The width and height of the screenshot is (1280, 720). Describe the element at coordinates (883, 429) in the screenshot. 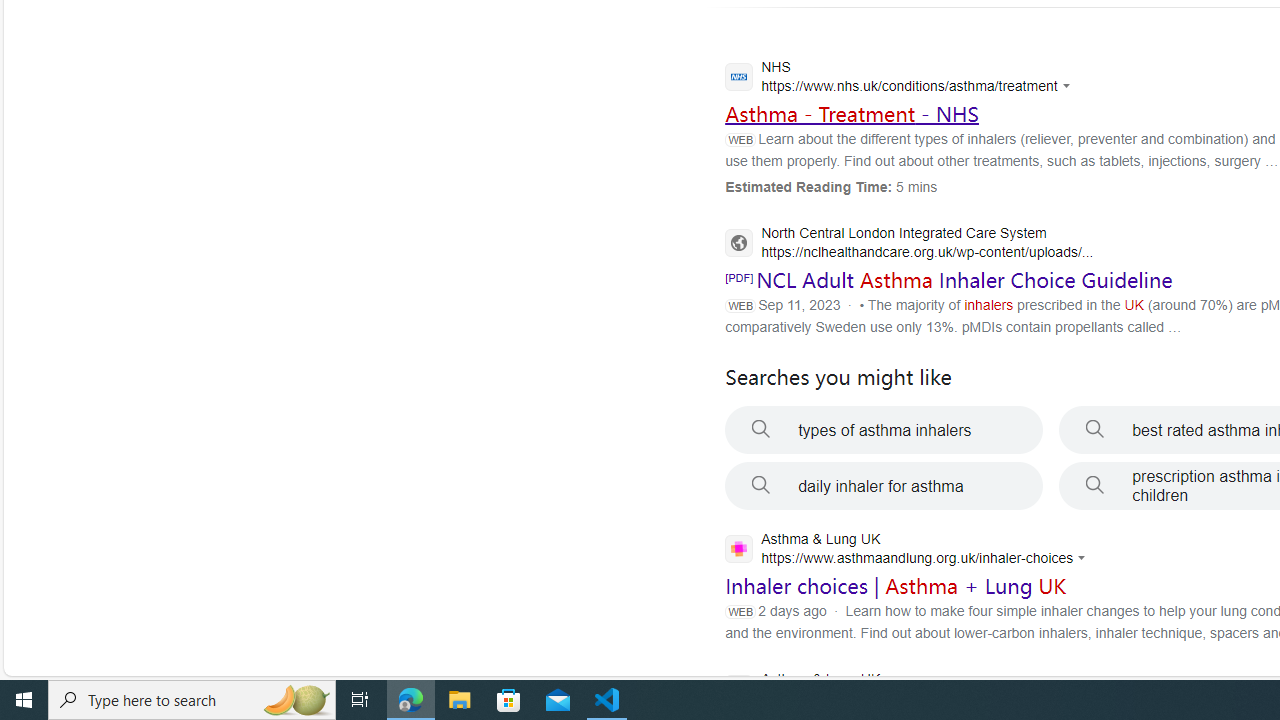

I see `'types of asthma inhalers'` at that location.